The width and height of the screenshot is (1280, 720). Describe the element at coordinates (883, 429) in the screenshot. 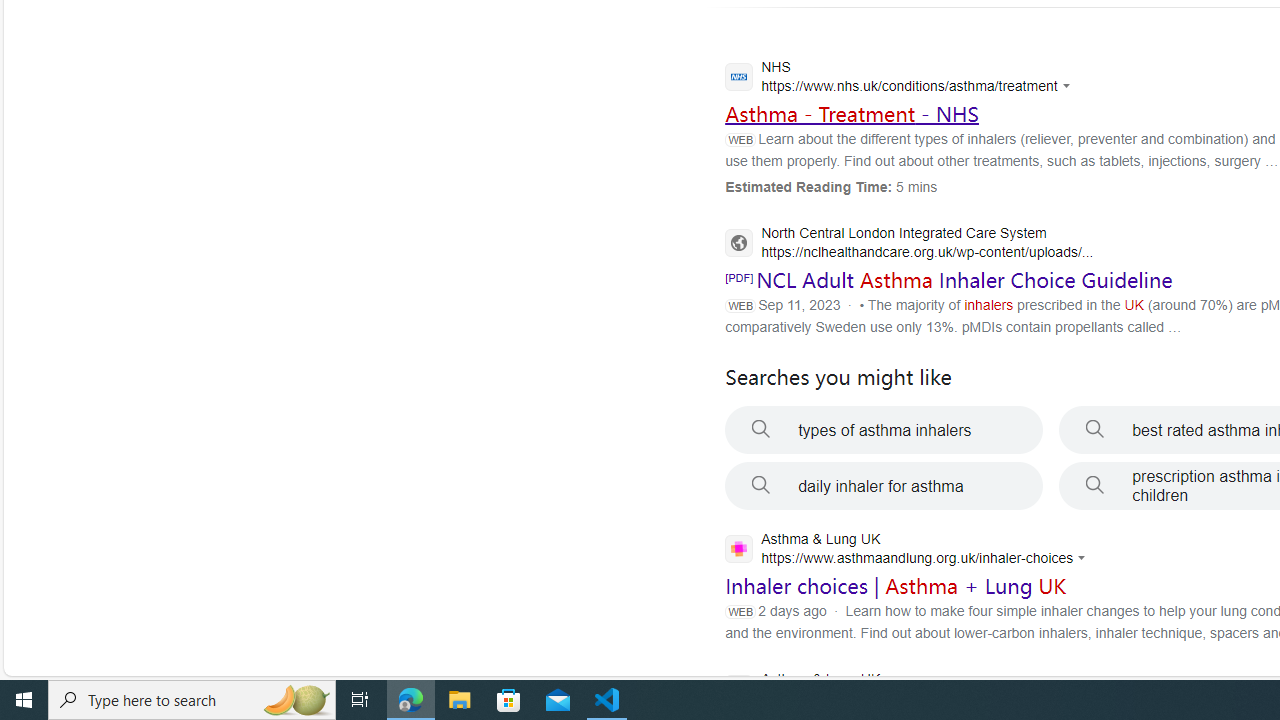

I see `'types of asthma inhalers'` at that location.